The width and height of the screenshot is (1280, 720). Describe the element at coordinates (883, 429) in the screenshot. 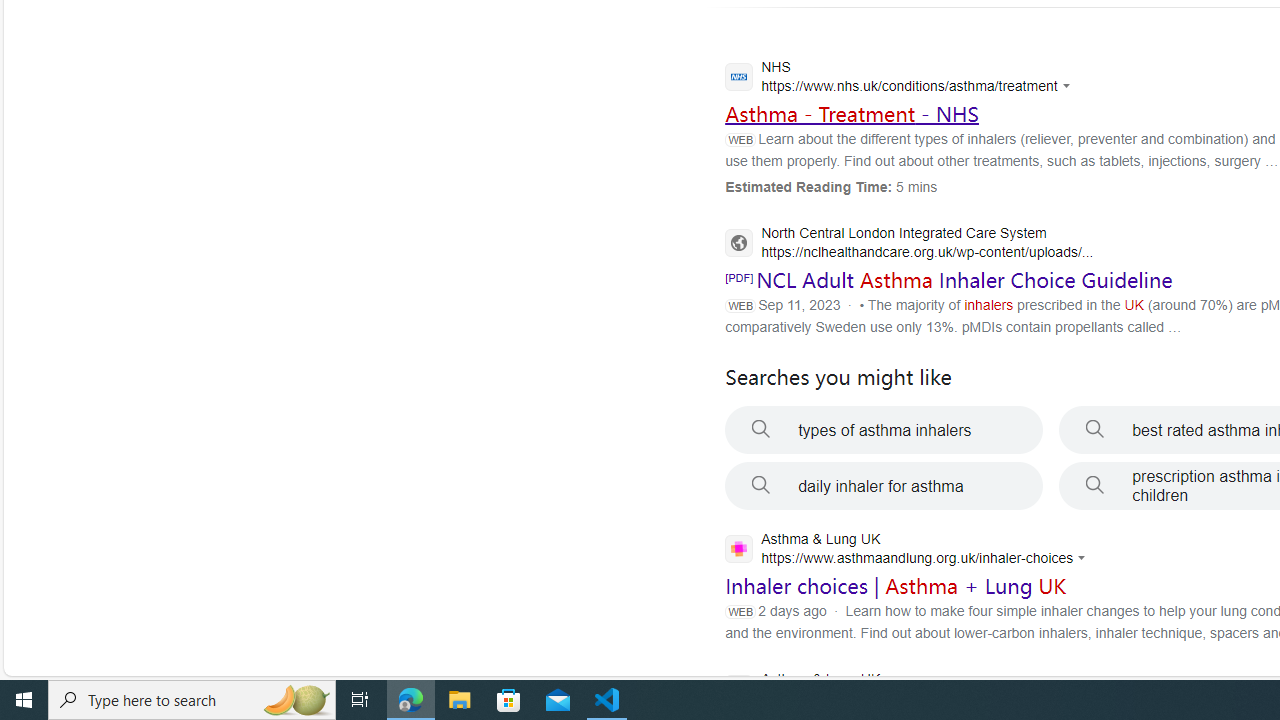

I see `'types of asthma inhalers'` at that location.